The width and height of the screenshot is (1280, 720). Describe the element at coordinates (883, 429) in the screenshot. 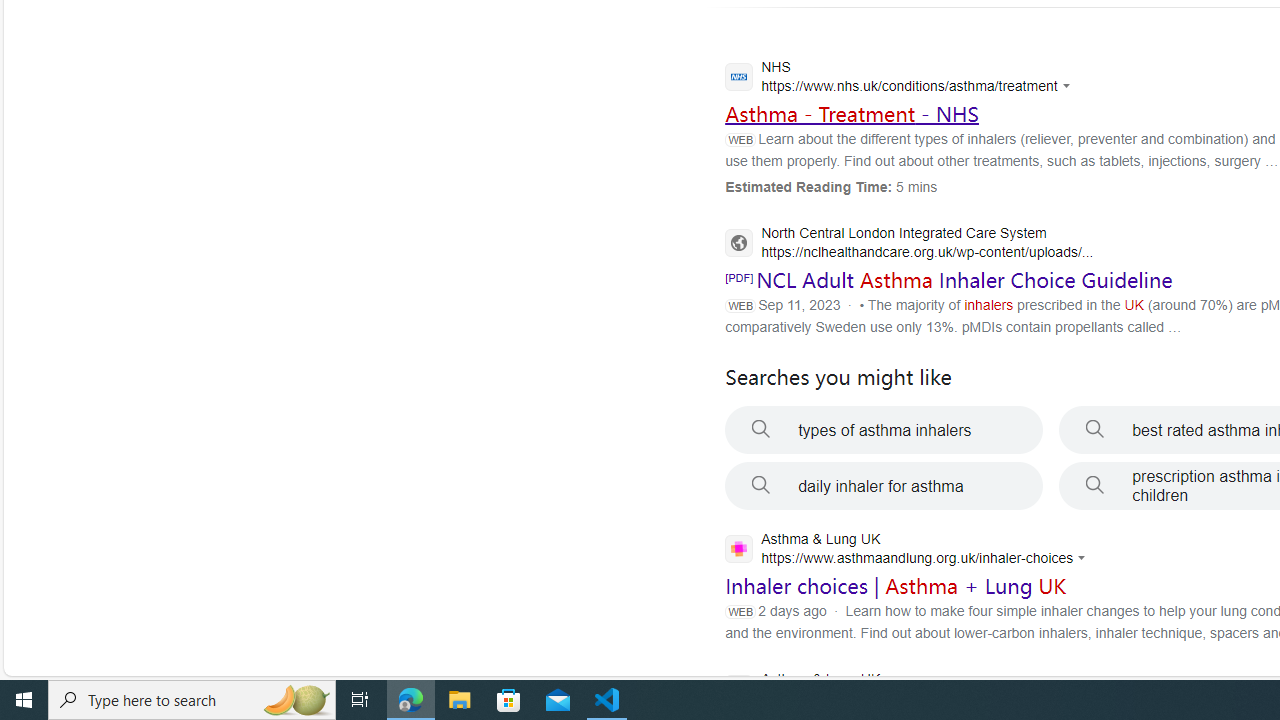

I see `'types of asthma inhalers'` at that location.